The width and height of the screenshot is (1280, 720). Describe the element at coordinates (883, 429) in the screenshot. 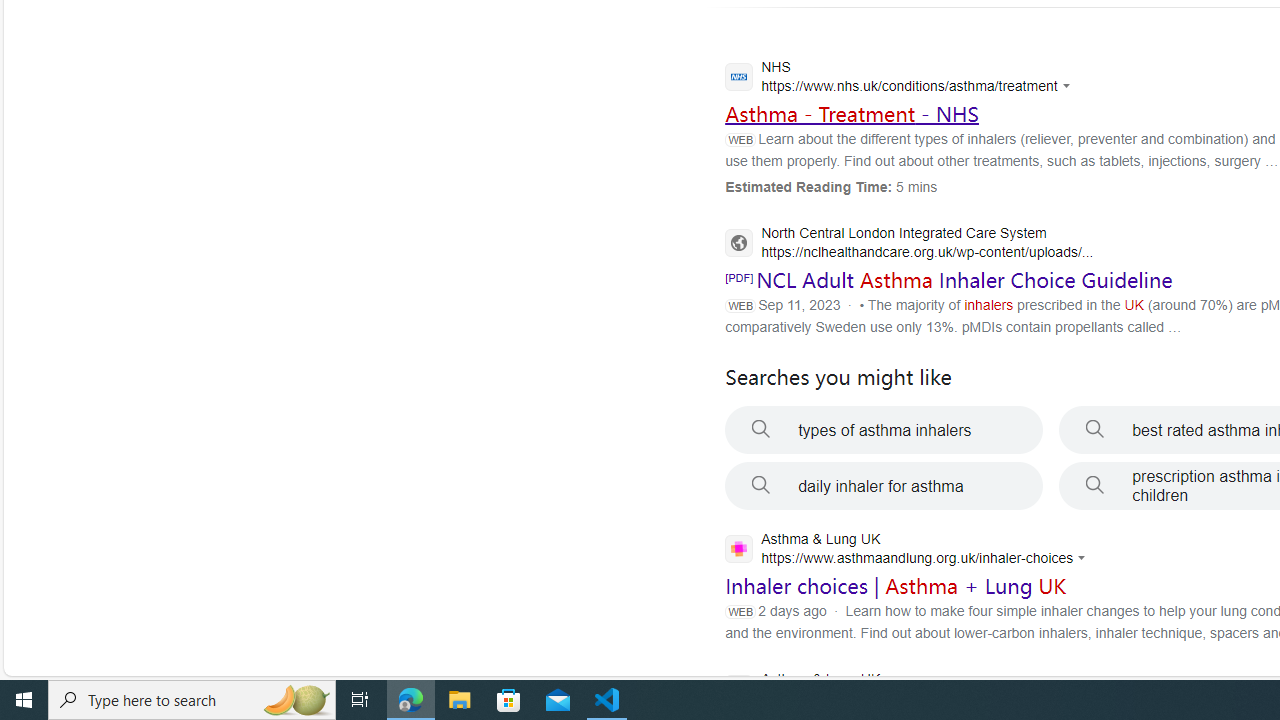

I see `'types of asthma inhalers'` at that location.